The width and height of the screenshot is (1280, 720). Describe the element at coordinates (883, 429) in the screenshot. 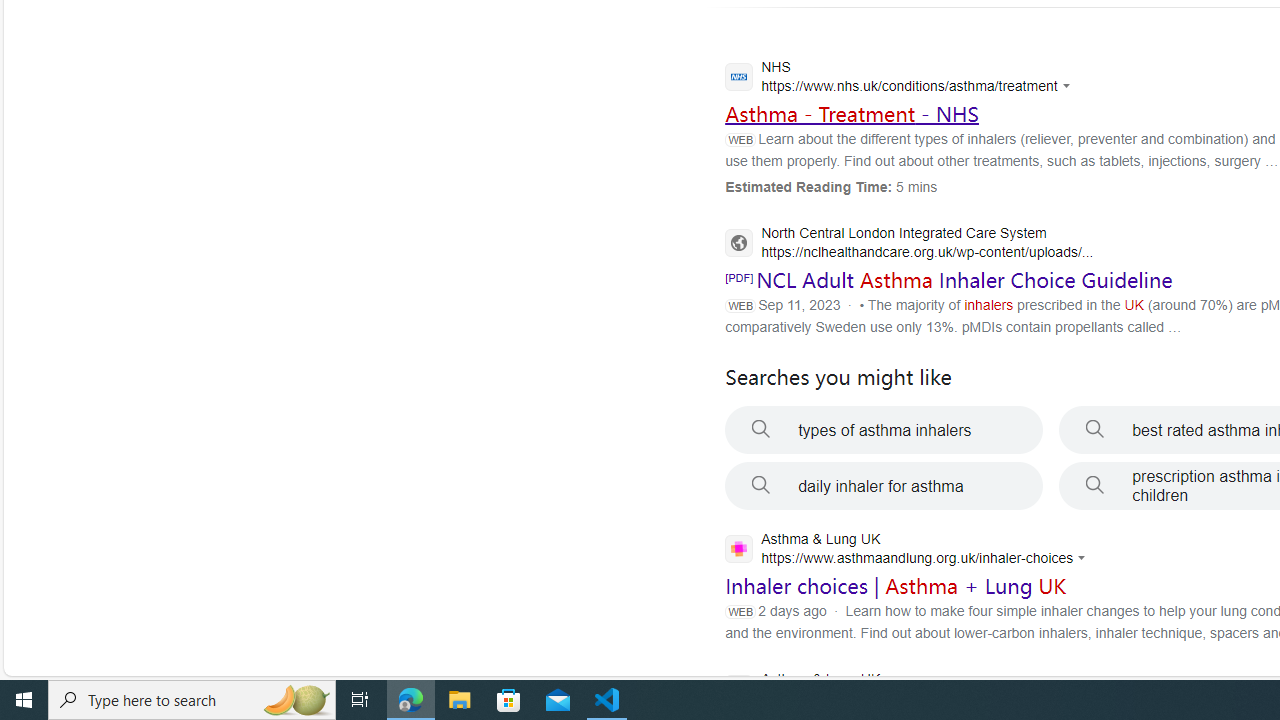

I see `'types of asthma inhalers'` at that location.